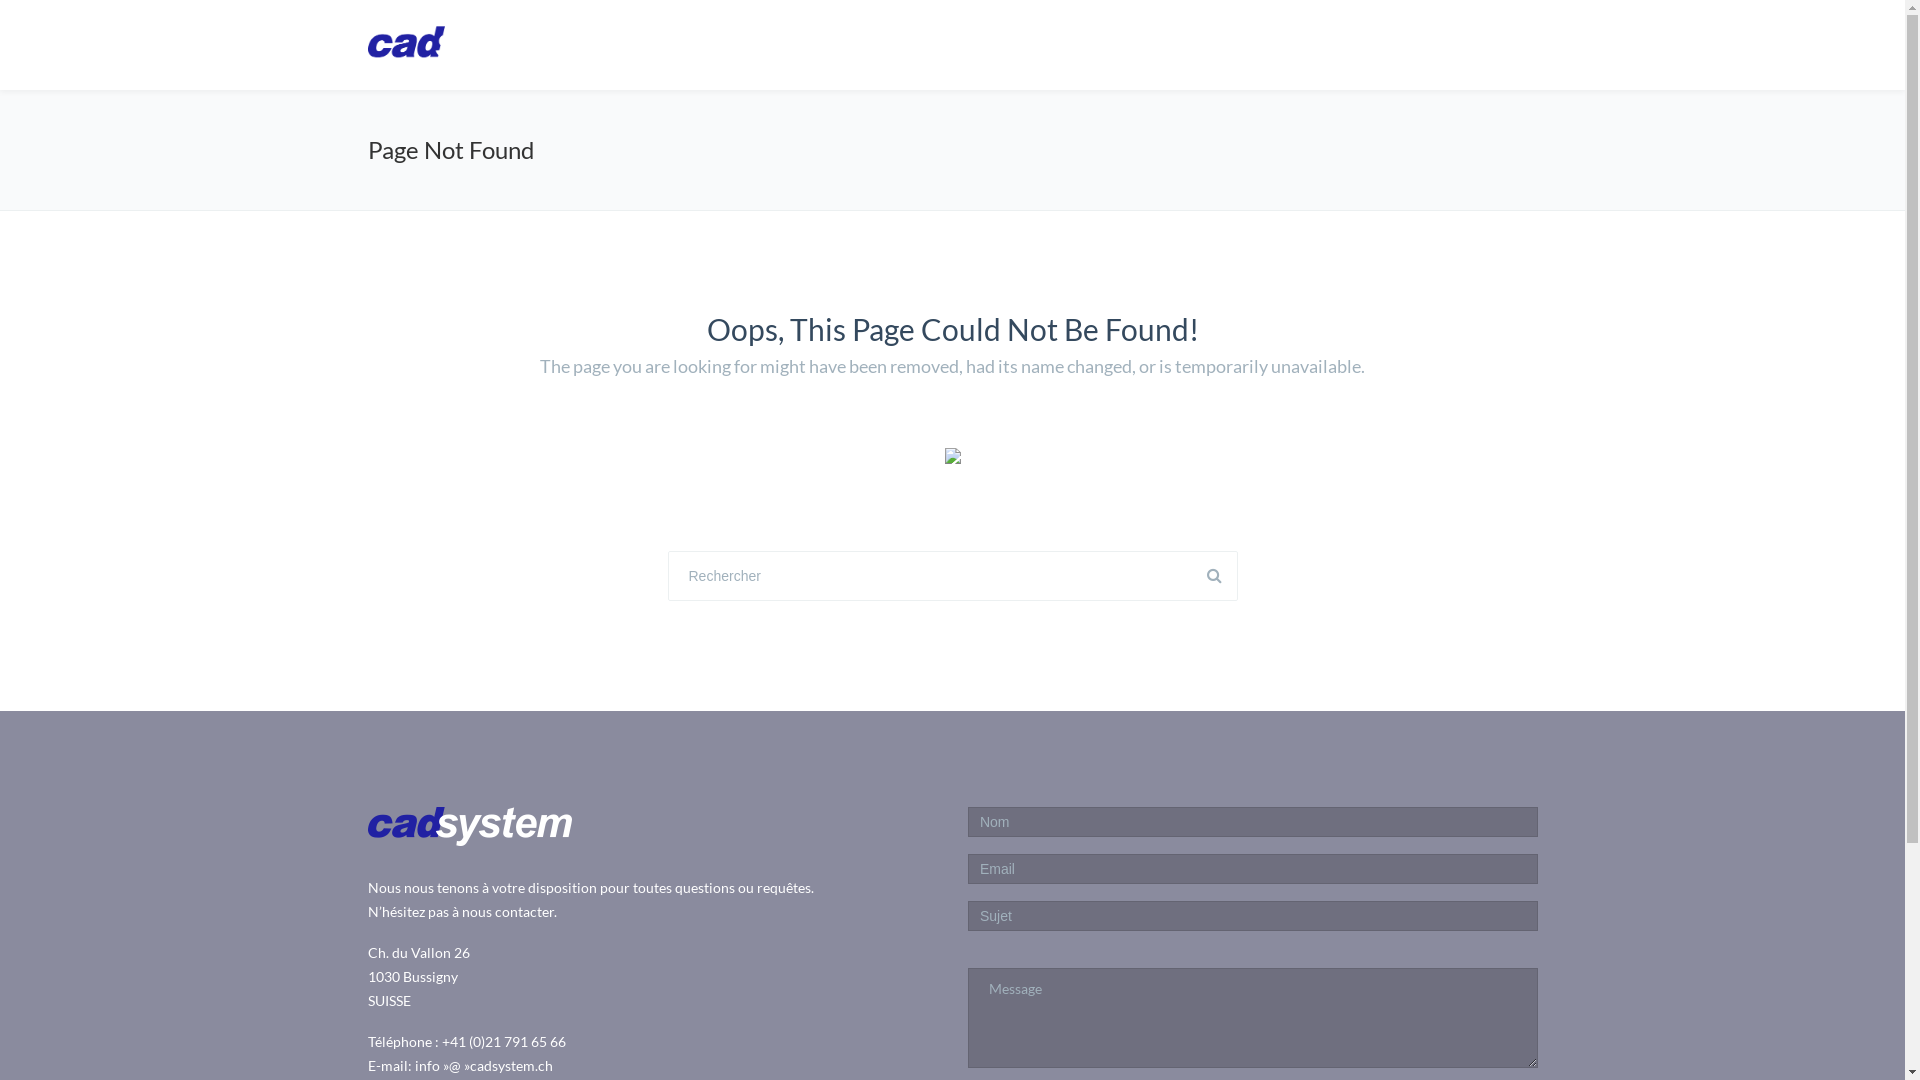 The height and width of the screenshot is (1080, 1920). I want to click on 'Autodesk', so click(1142, 44).